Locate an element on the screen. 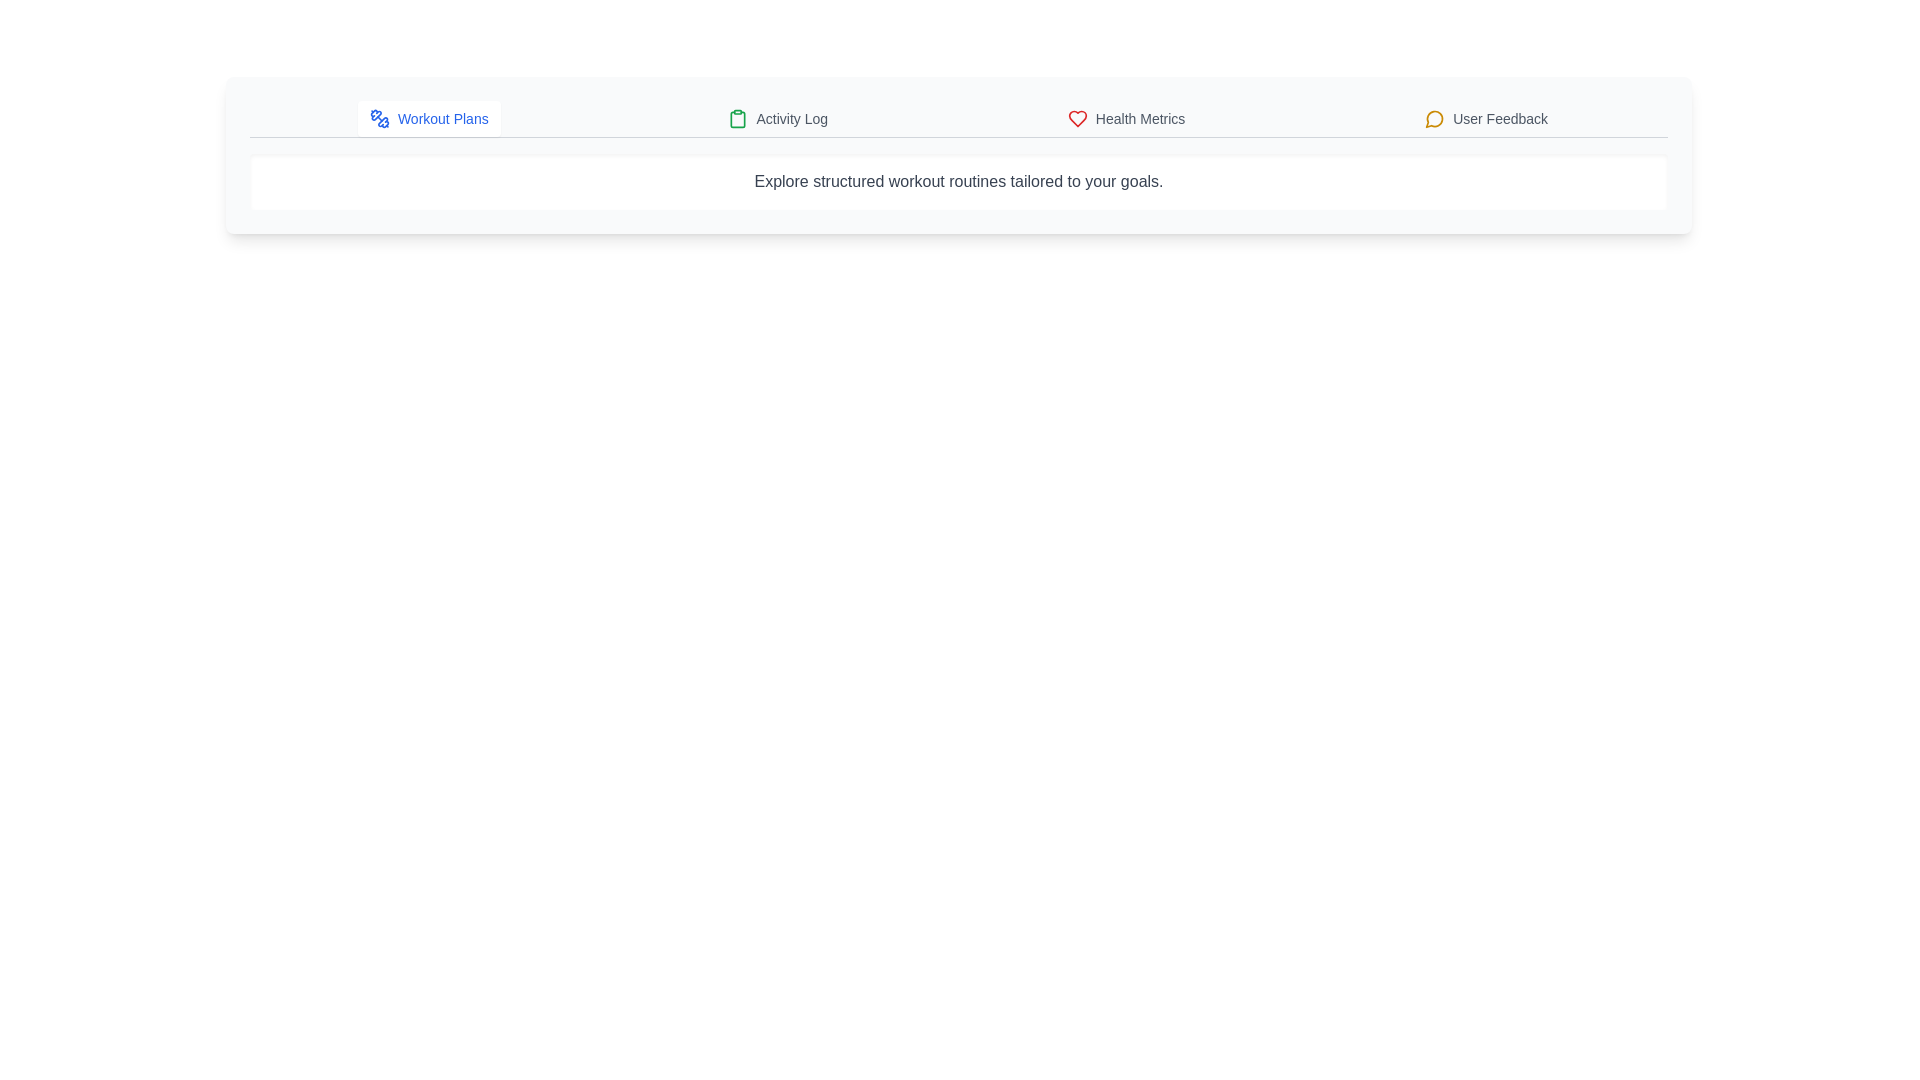  the text box displaying the phrase 'Explore structured workout routines tailored to your goals.' which is styled with a white background and rounded corners, located below the toolbar-like row is located at coordinates (958, 181).